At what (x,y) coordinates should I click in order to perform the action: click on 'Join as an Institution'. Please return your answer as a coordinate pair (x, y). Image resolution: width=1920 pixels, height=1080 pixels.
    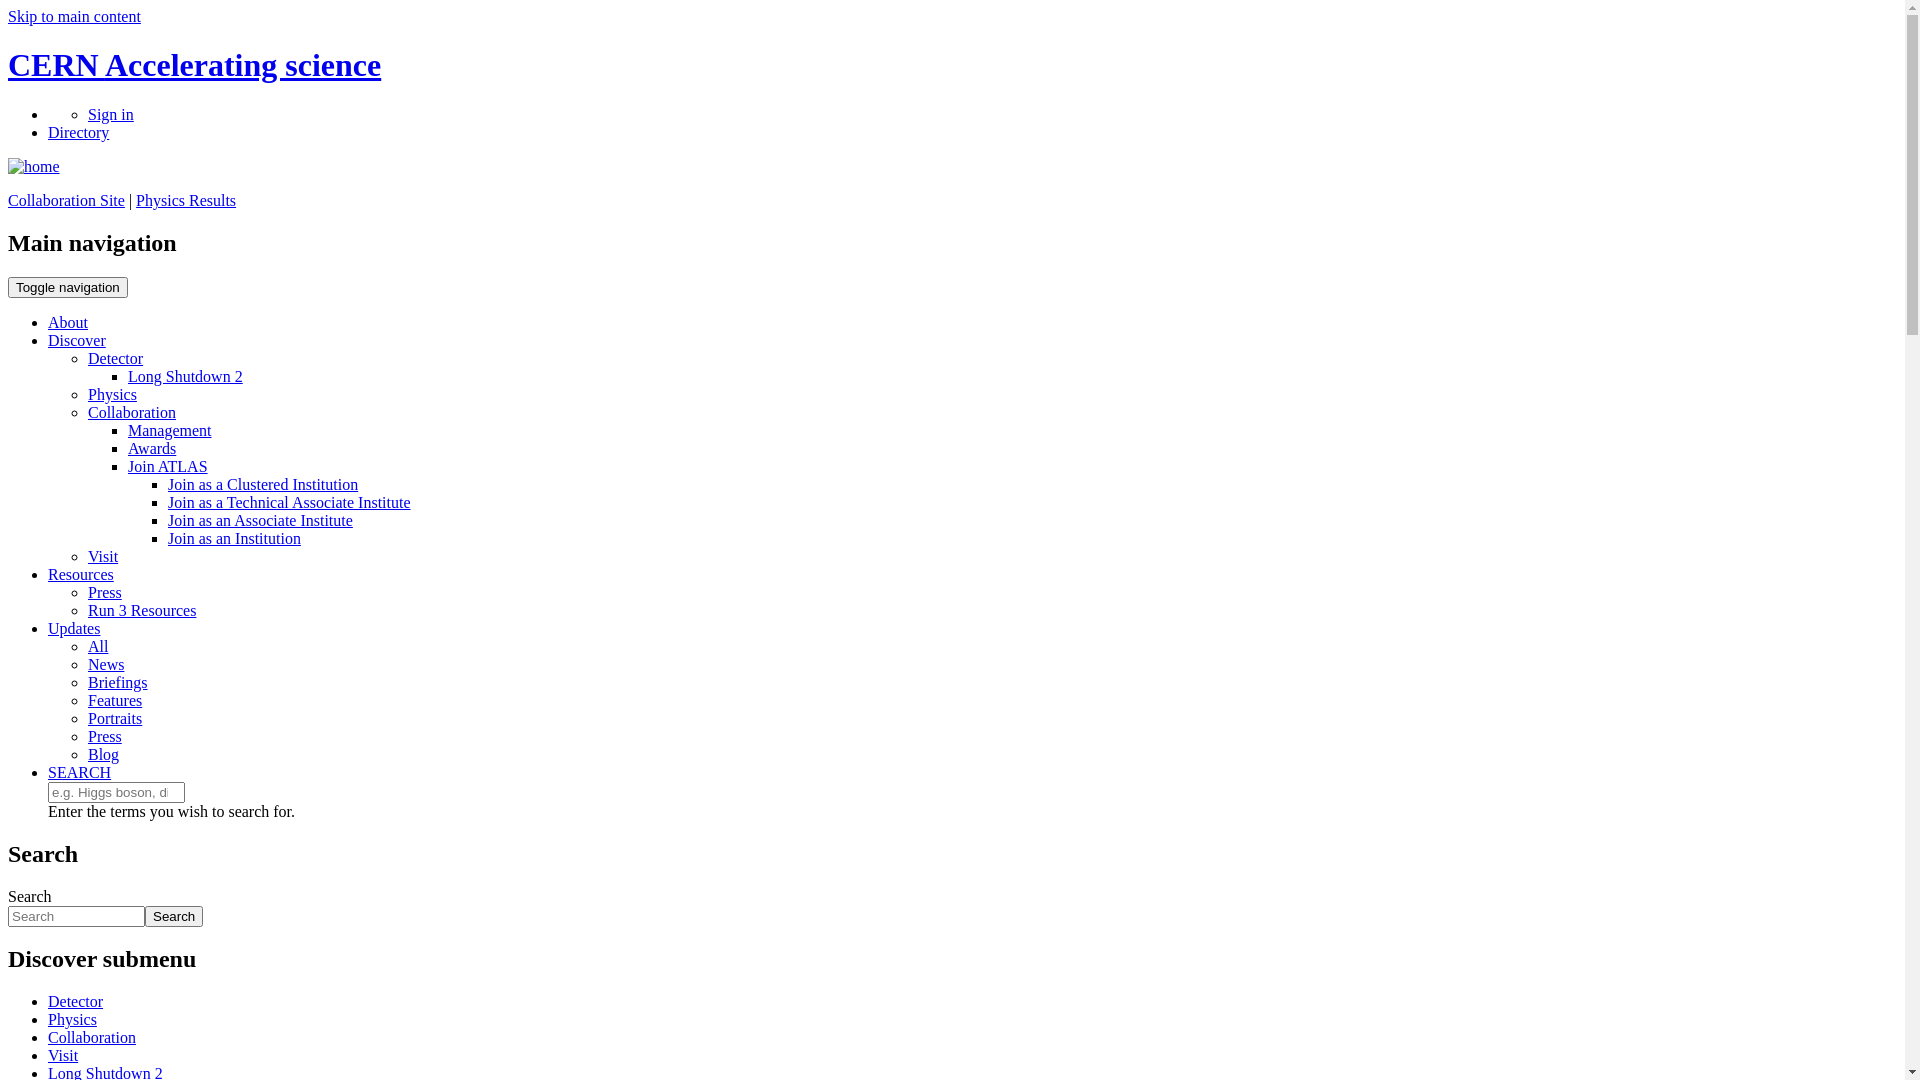
    Looking at the image, I should click on (234, 537).